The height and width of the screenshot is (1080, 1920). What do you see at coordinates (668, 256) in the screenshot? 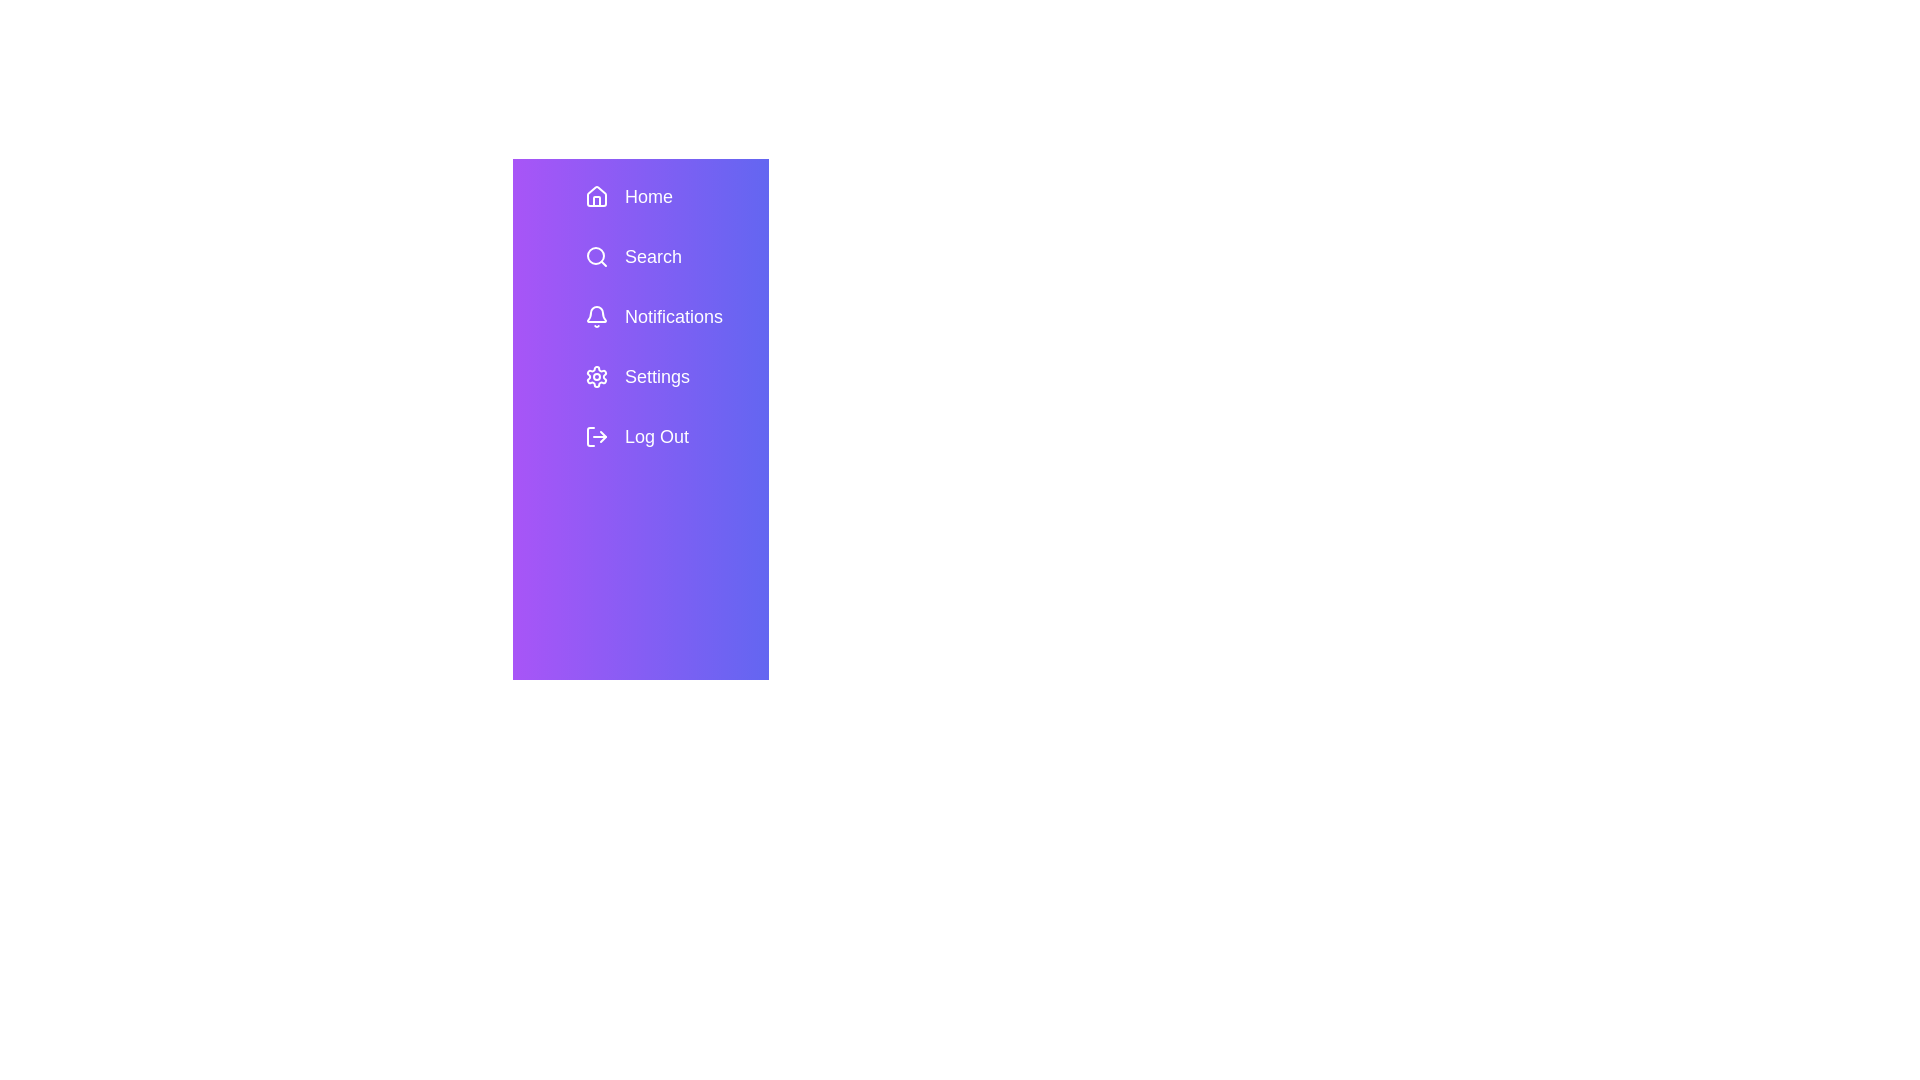
I see `the menu item Search in the SidebarMenu` at bounding box center [668, 256].